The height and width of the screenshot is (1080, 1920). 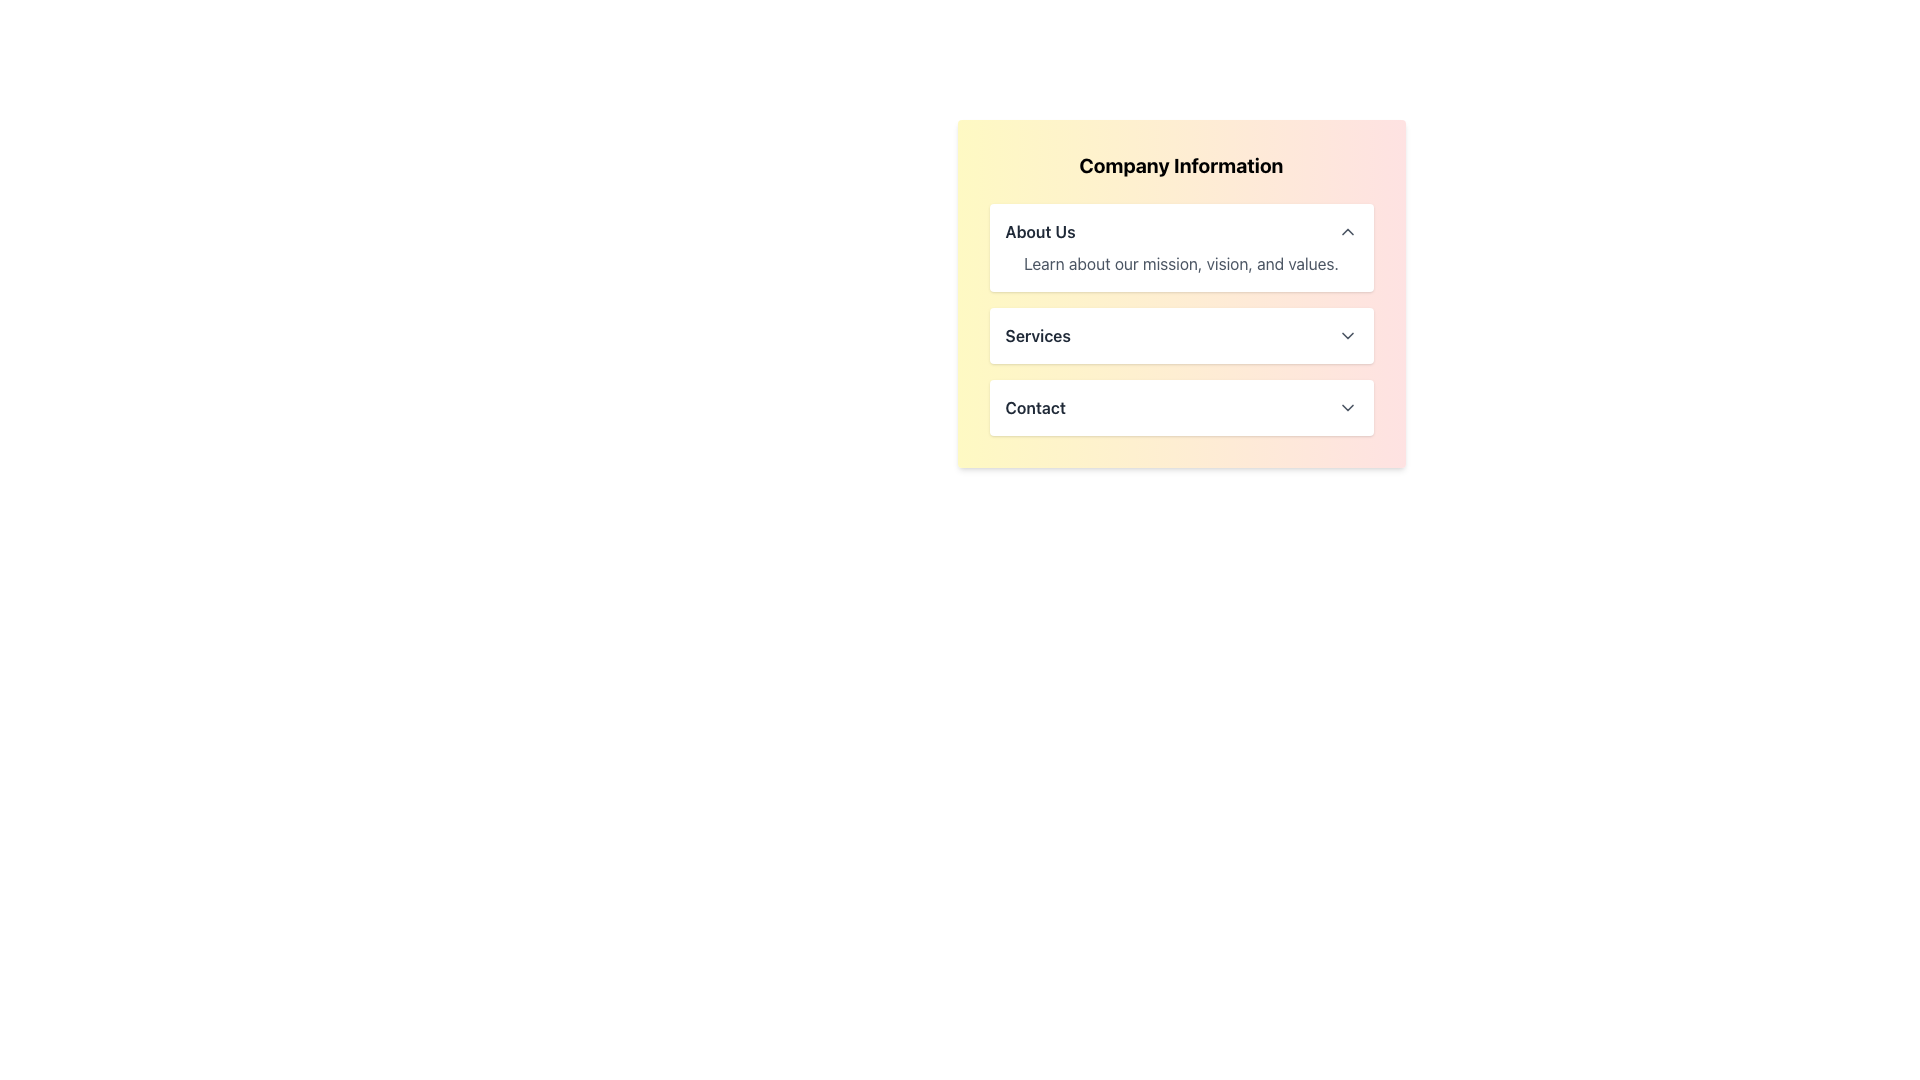 What do you see at coordinates (1181, 262) in the screenshot?
I see `the Text Label that displays 'Learn about our mission, vision, and values.' located below the 'About Us' header in the dropdown-style group` at bounding box center [1181, 262].